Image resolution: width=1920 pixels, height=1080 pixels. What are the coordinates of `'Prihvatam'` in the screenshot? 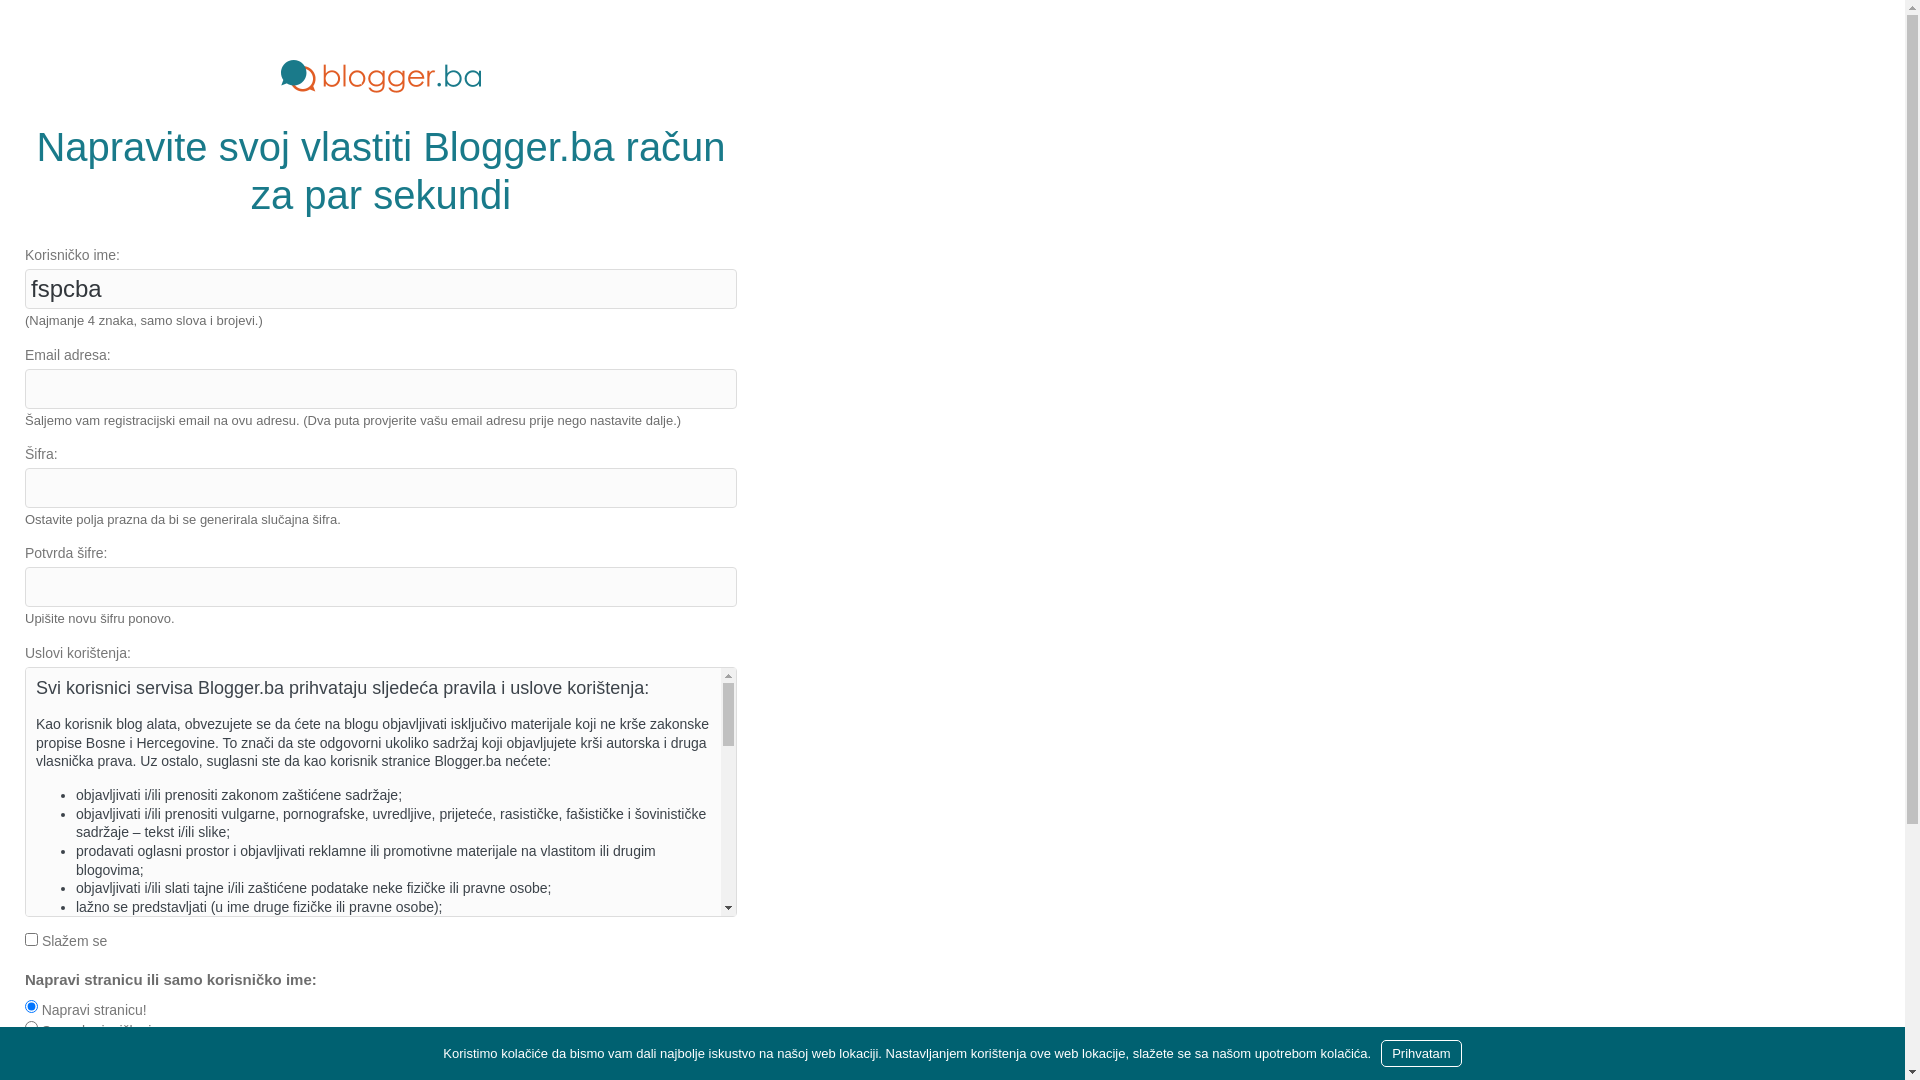 It's located at (1420, 1052).